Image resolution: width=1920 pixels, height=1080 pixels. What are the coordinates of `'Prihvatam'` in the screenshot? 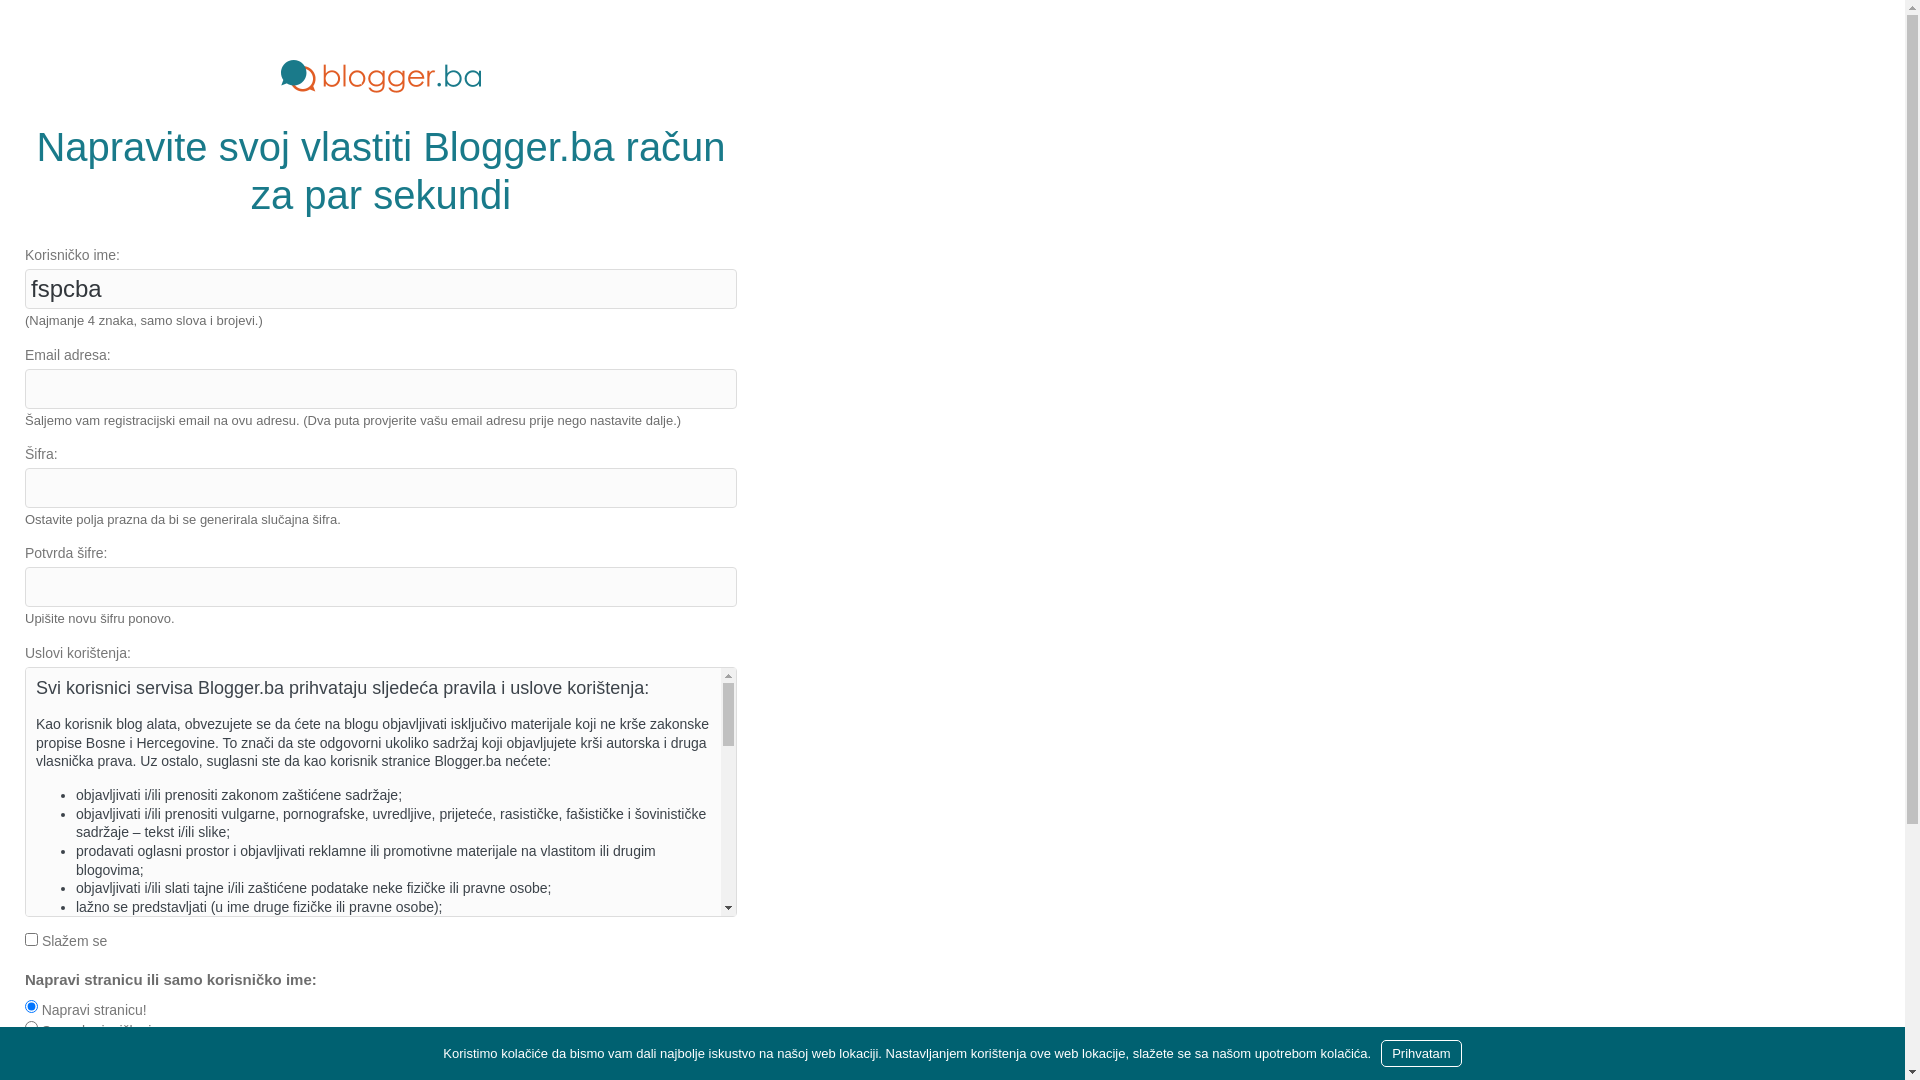 It's located at (1420, 1052).